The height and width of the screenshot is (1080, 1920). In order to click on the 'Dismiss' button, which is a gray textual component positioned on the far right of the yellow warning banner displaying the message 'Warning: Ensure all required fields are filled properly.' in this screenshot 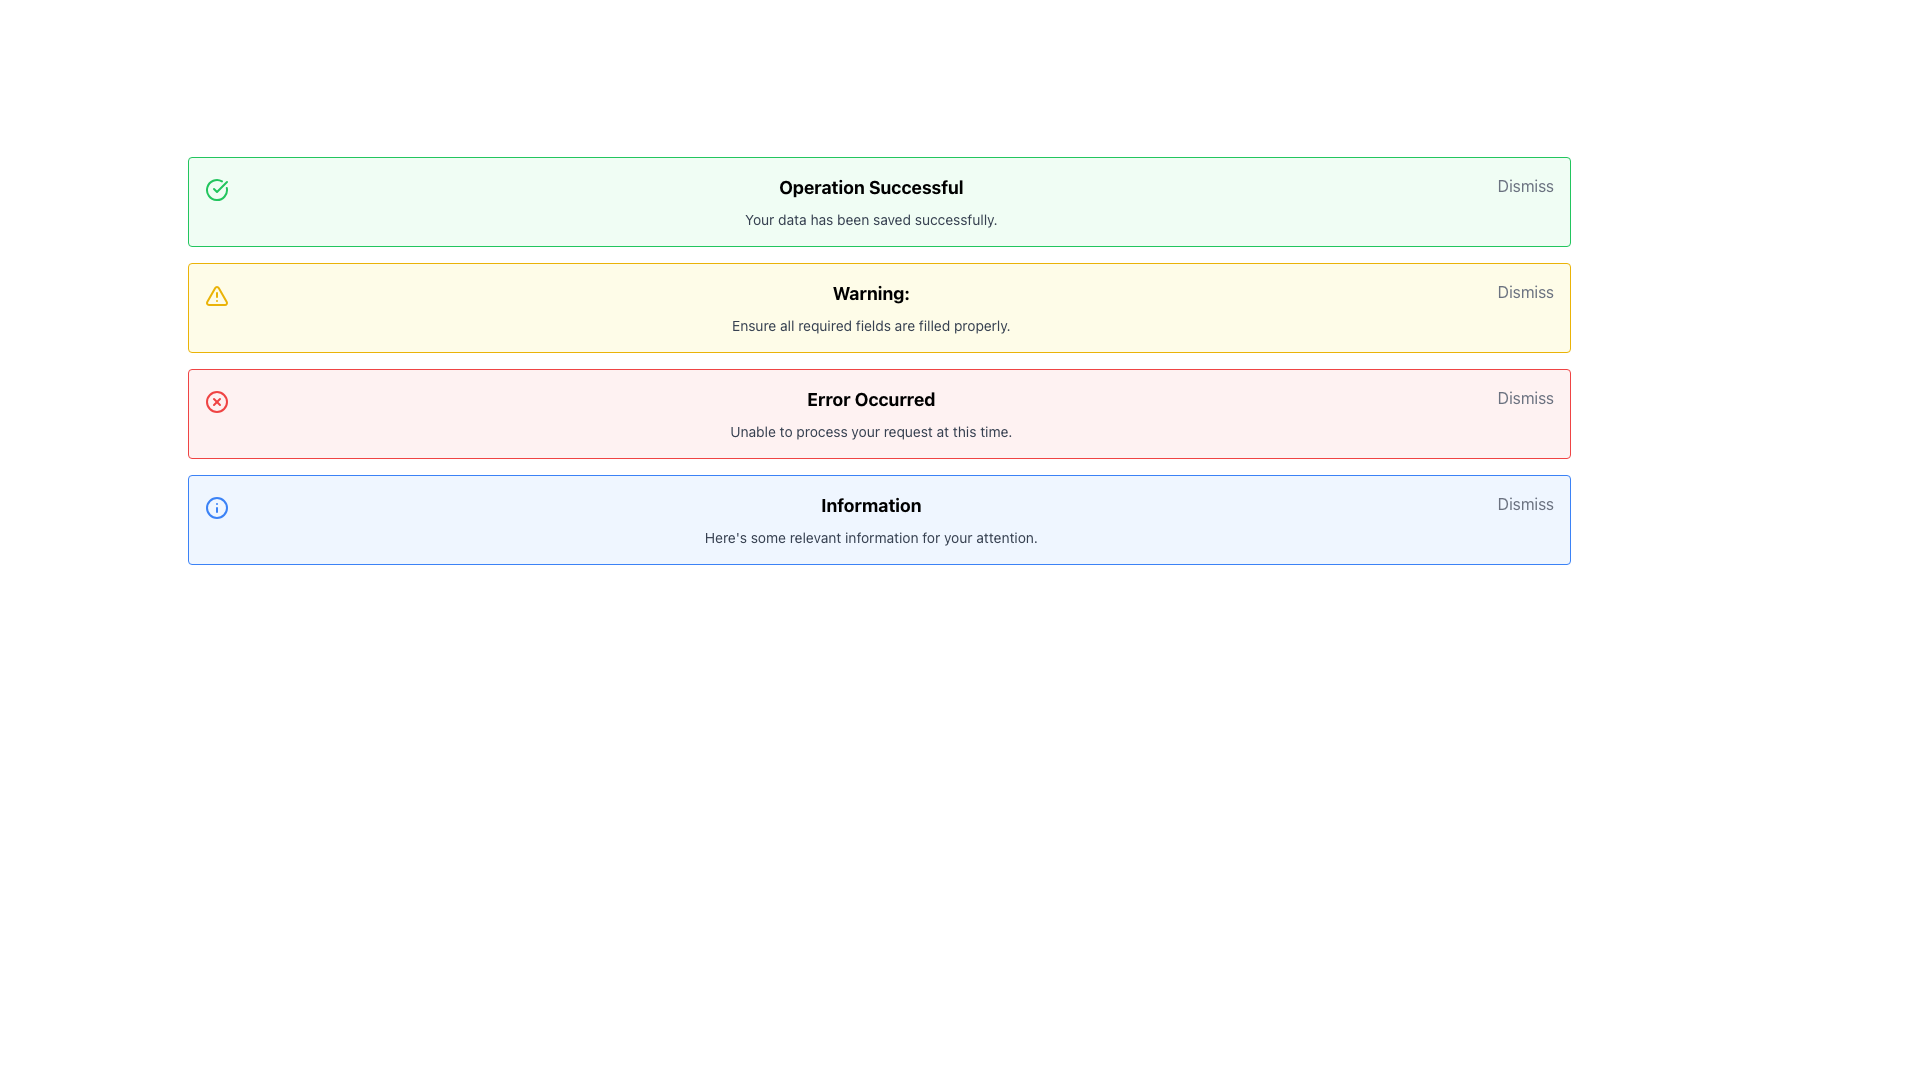, I will do `click(1524, 292)`.